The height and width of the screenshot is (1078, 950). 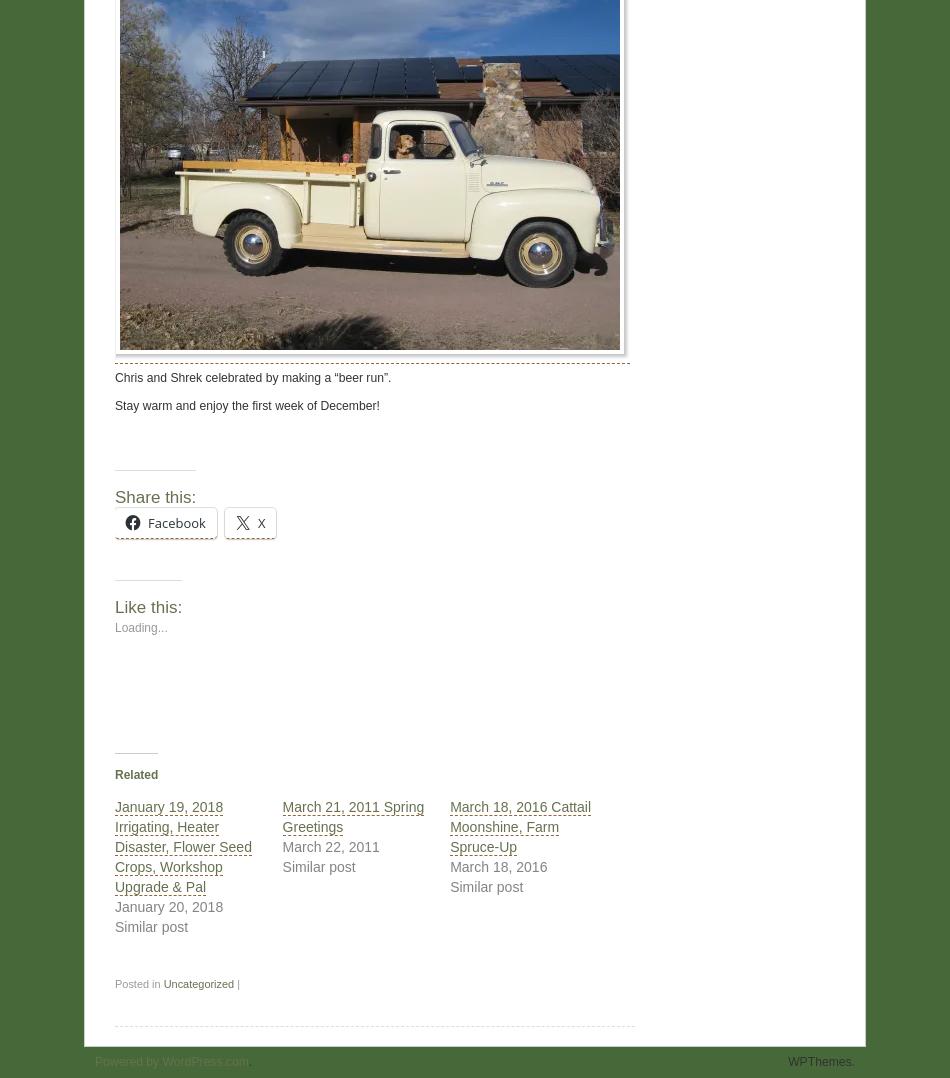 I want to click on '|', so click(x=233, y=983).